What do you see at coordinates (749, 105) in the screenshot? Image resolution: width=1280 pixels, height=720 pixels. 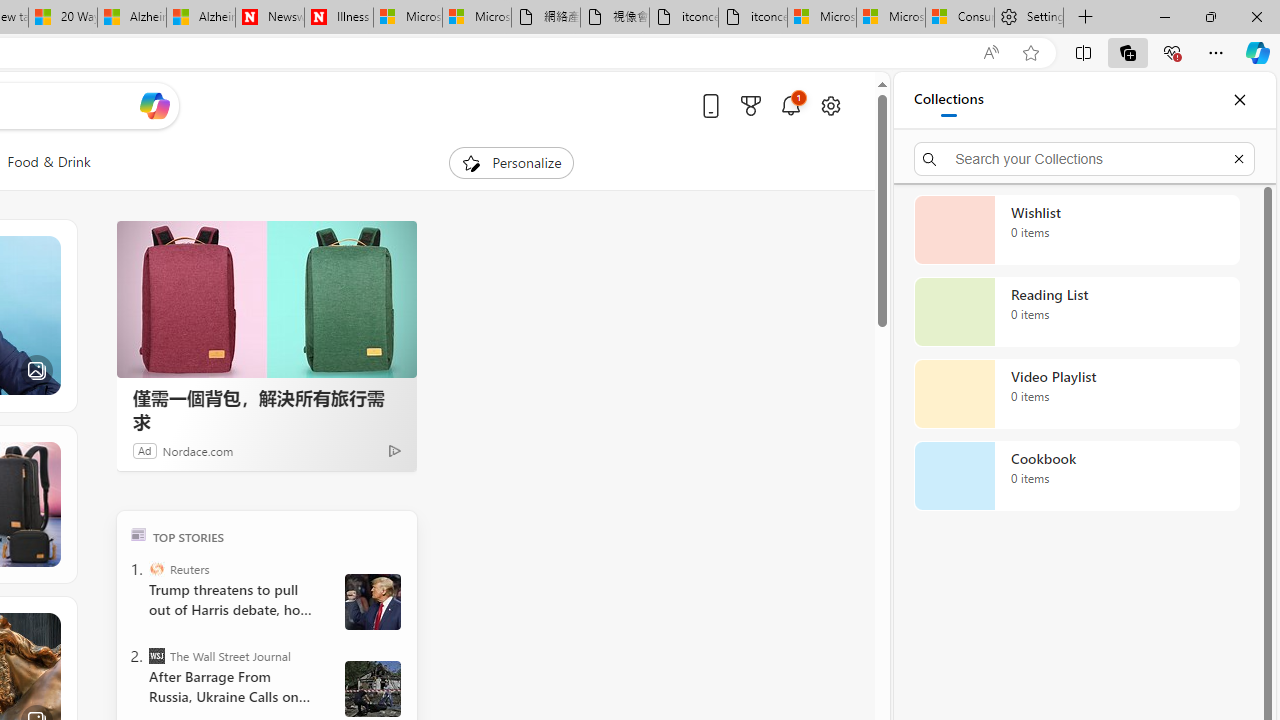 I see `'Microsoft rewards'` at bounding box center [749, 105].